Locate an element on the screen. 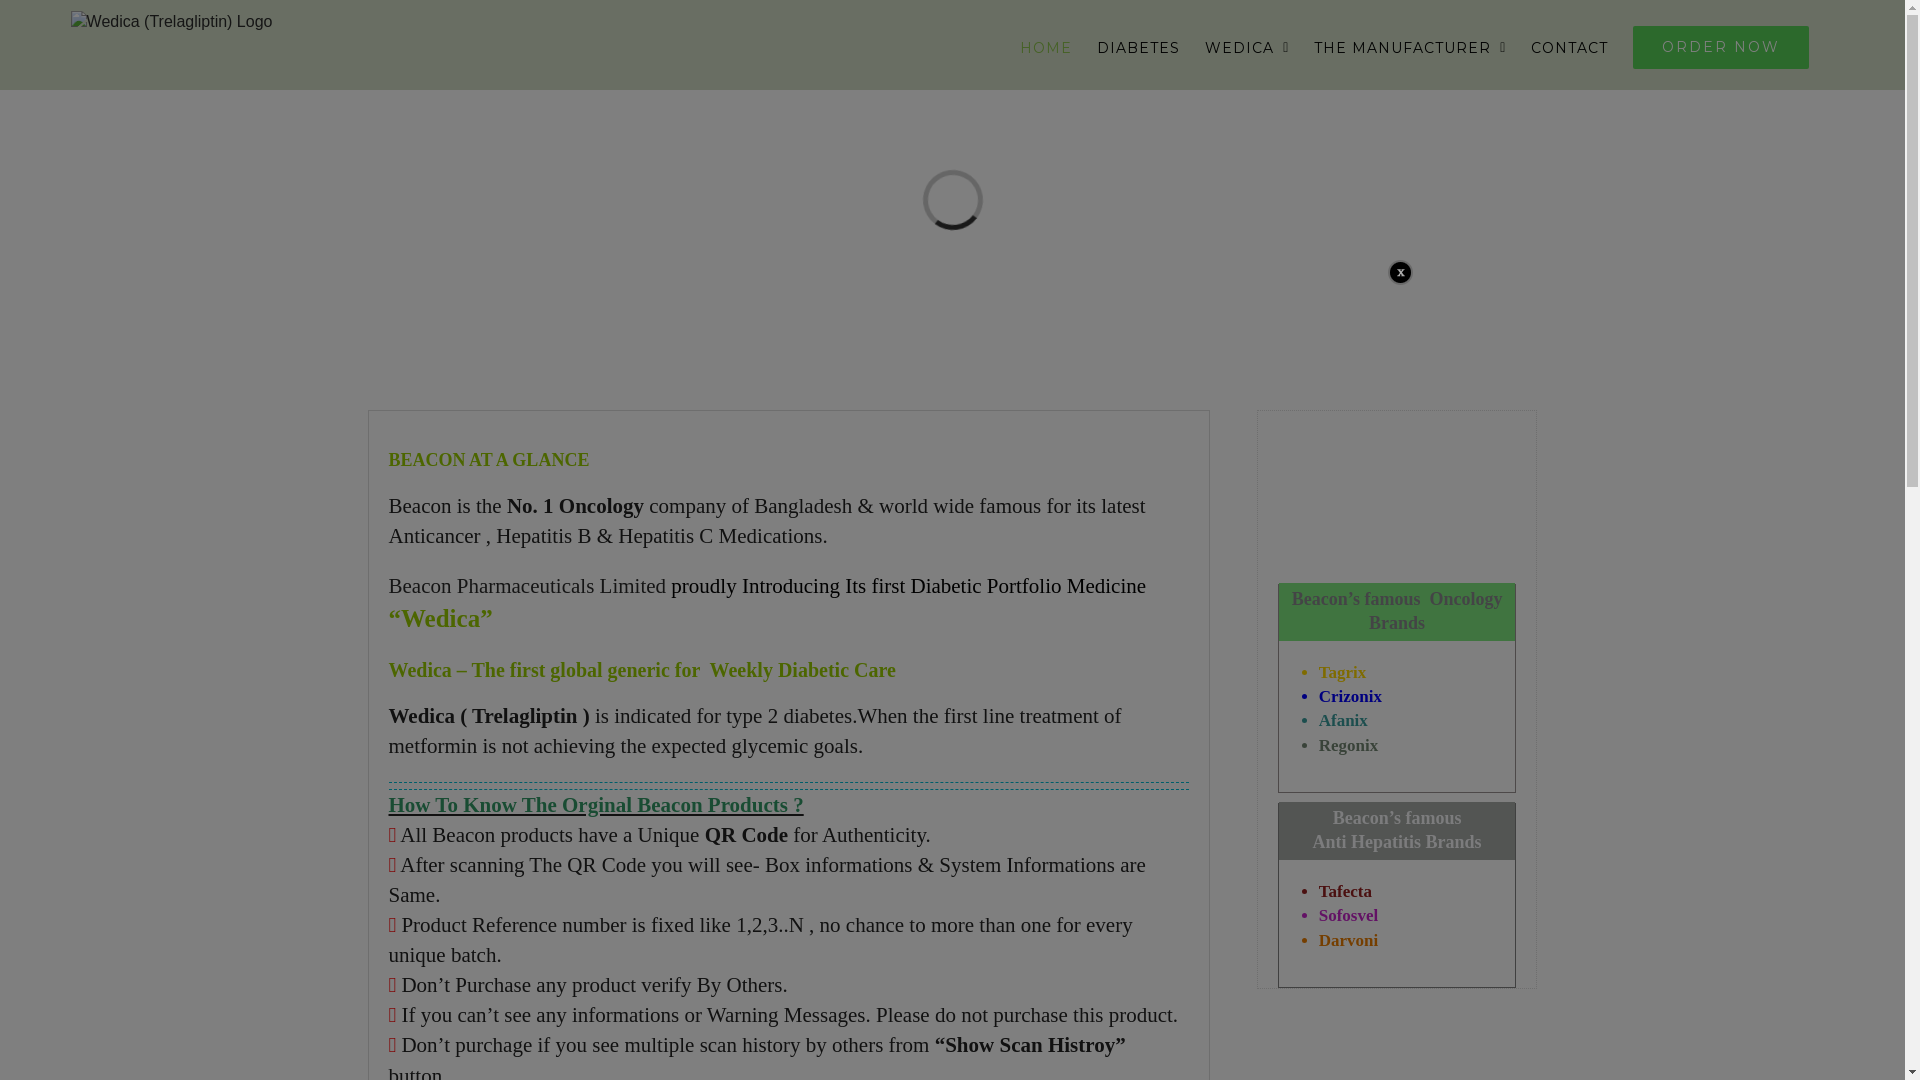 Image resolution: width=1920 pixels, height=1080 pixels. 'Afanix' is located at coordinates (1343, 720).